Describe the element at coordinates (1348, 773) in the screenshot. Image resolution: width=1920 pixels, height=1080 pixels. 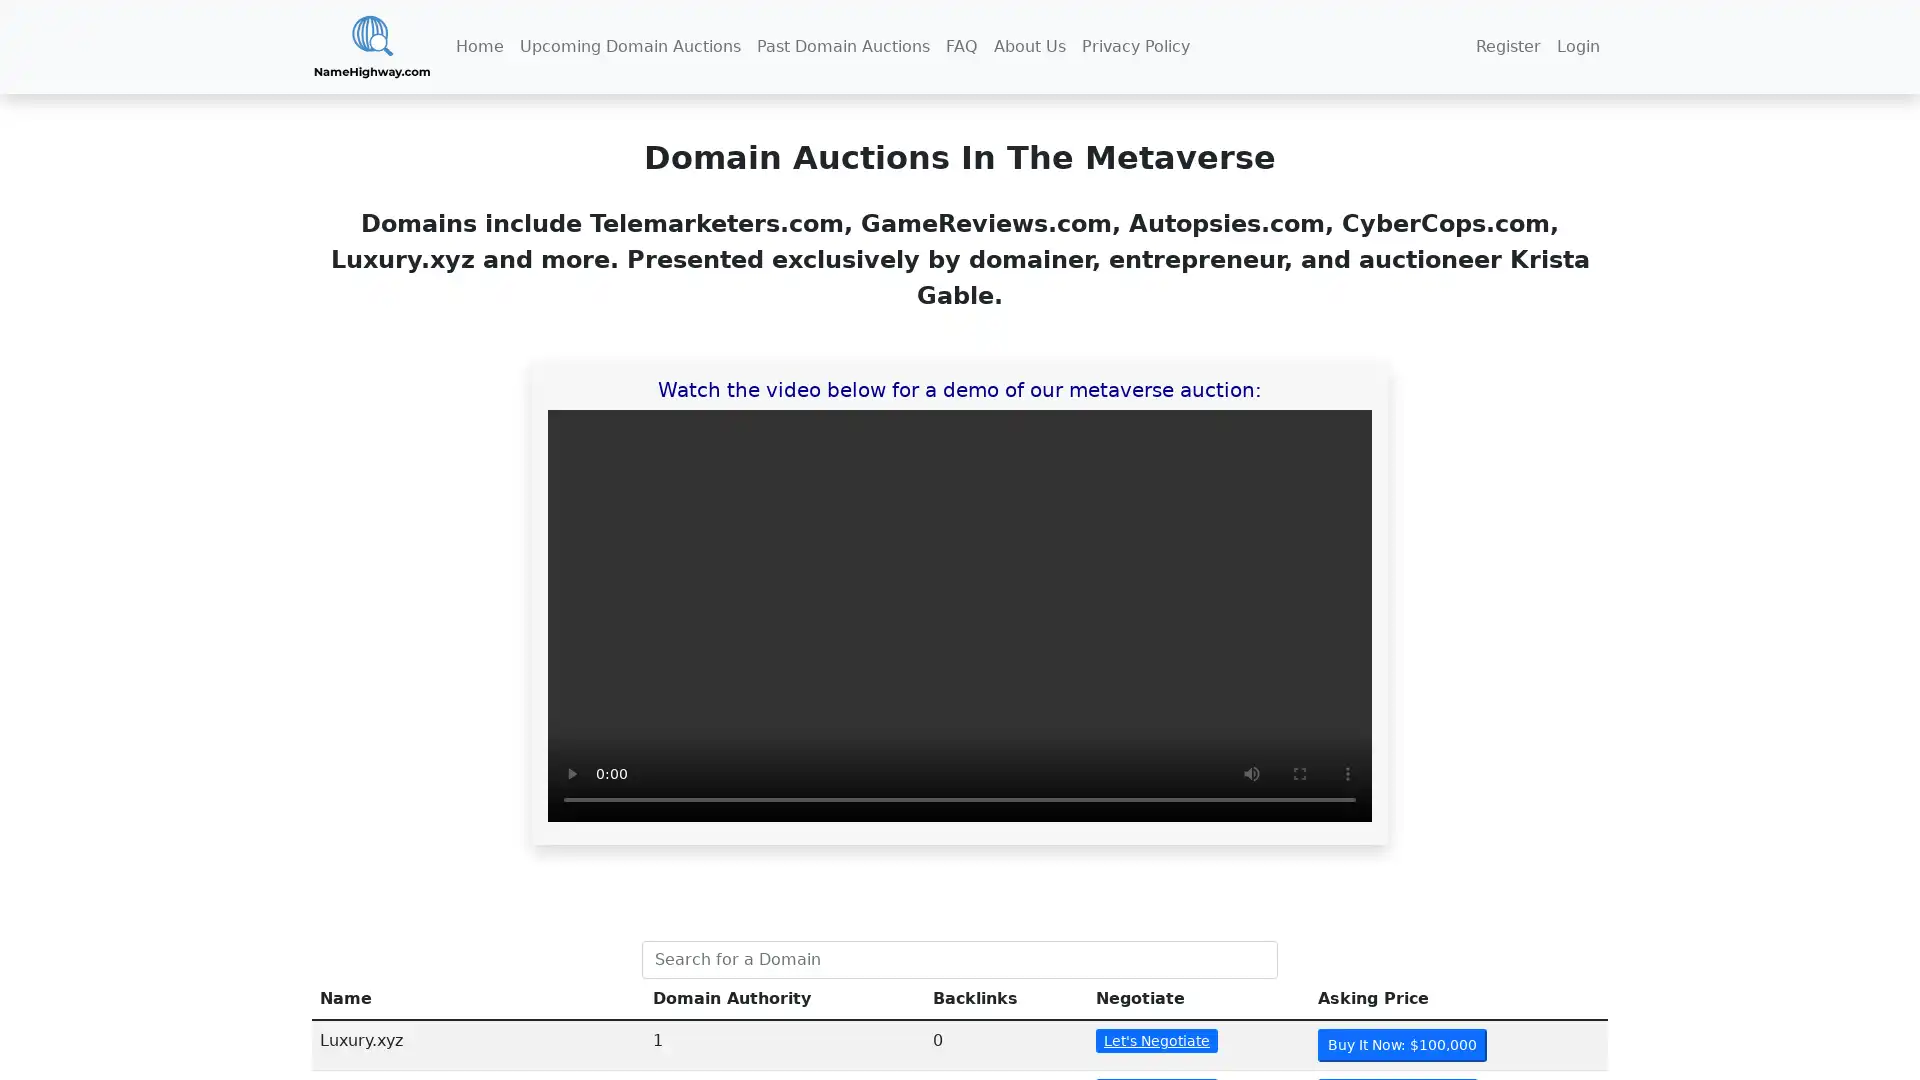
I see `show more media controls` at that location.